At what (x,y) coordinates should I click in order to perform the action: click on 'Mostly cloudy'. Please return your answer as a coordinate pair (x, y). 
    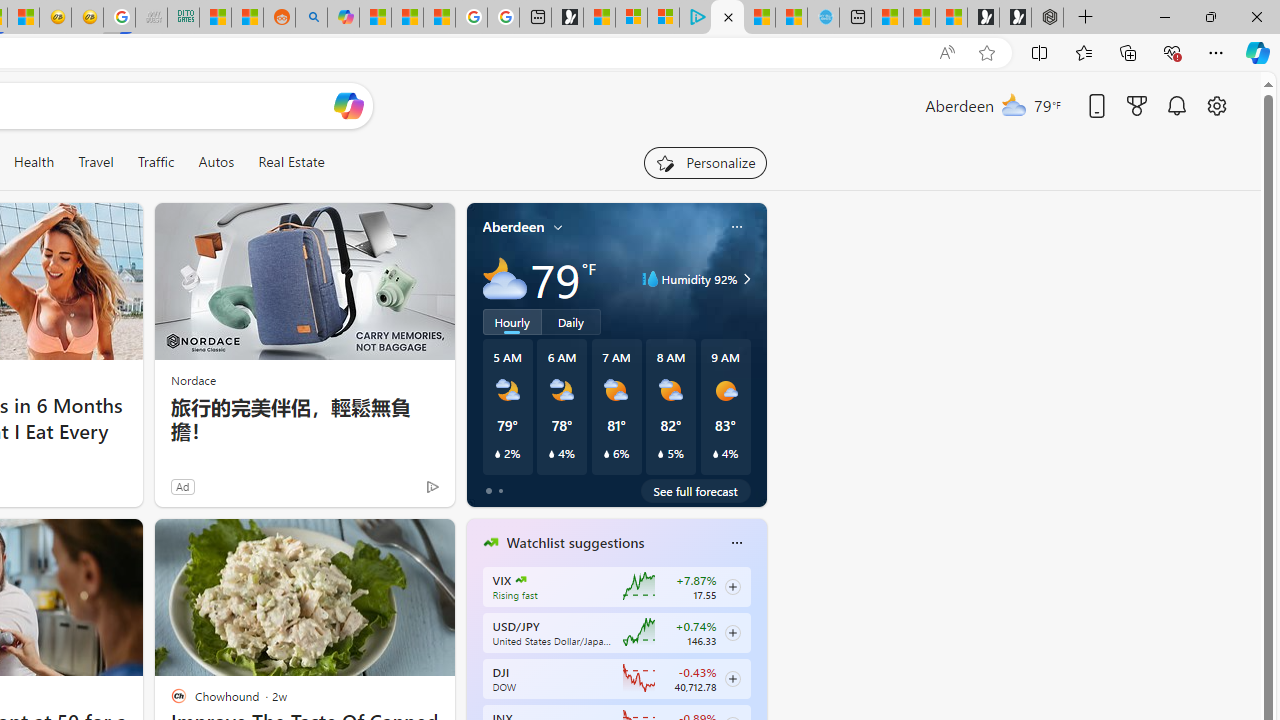
    Looking at the image, I should click on (504, 279).